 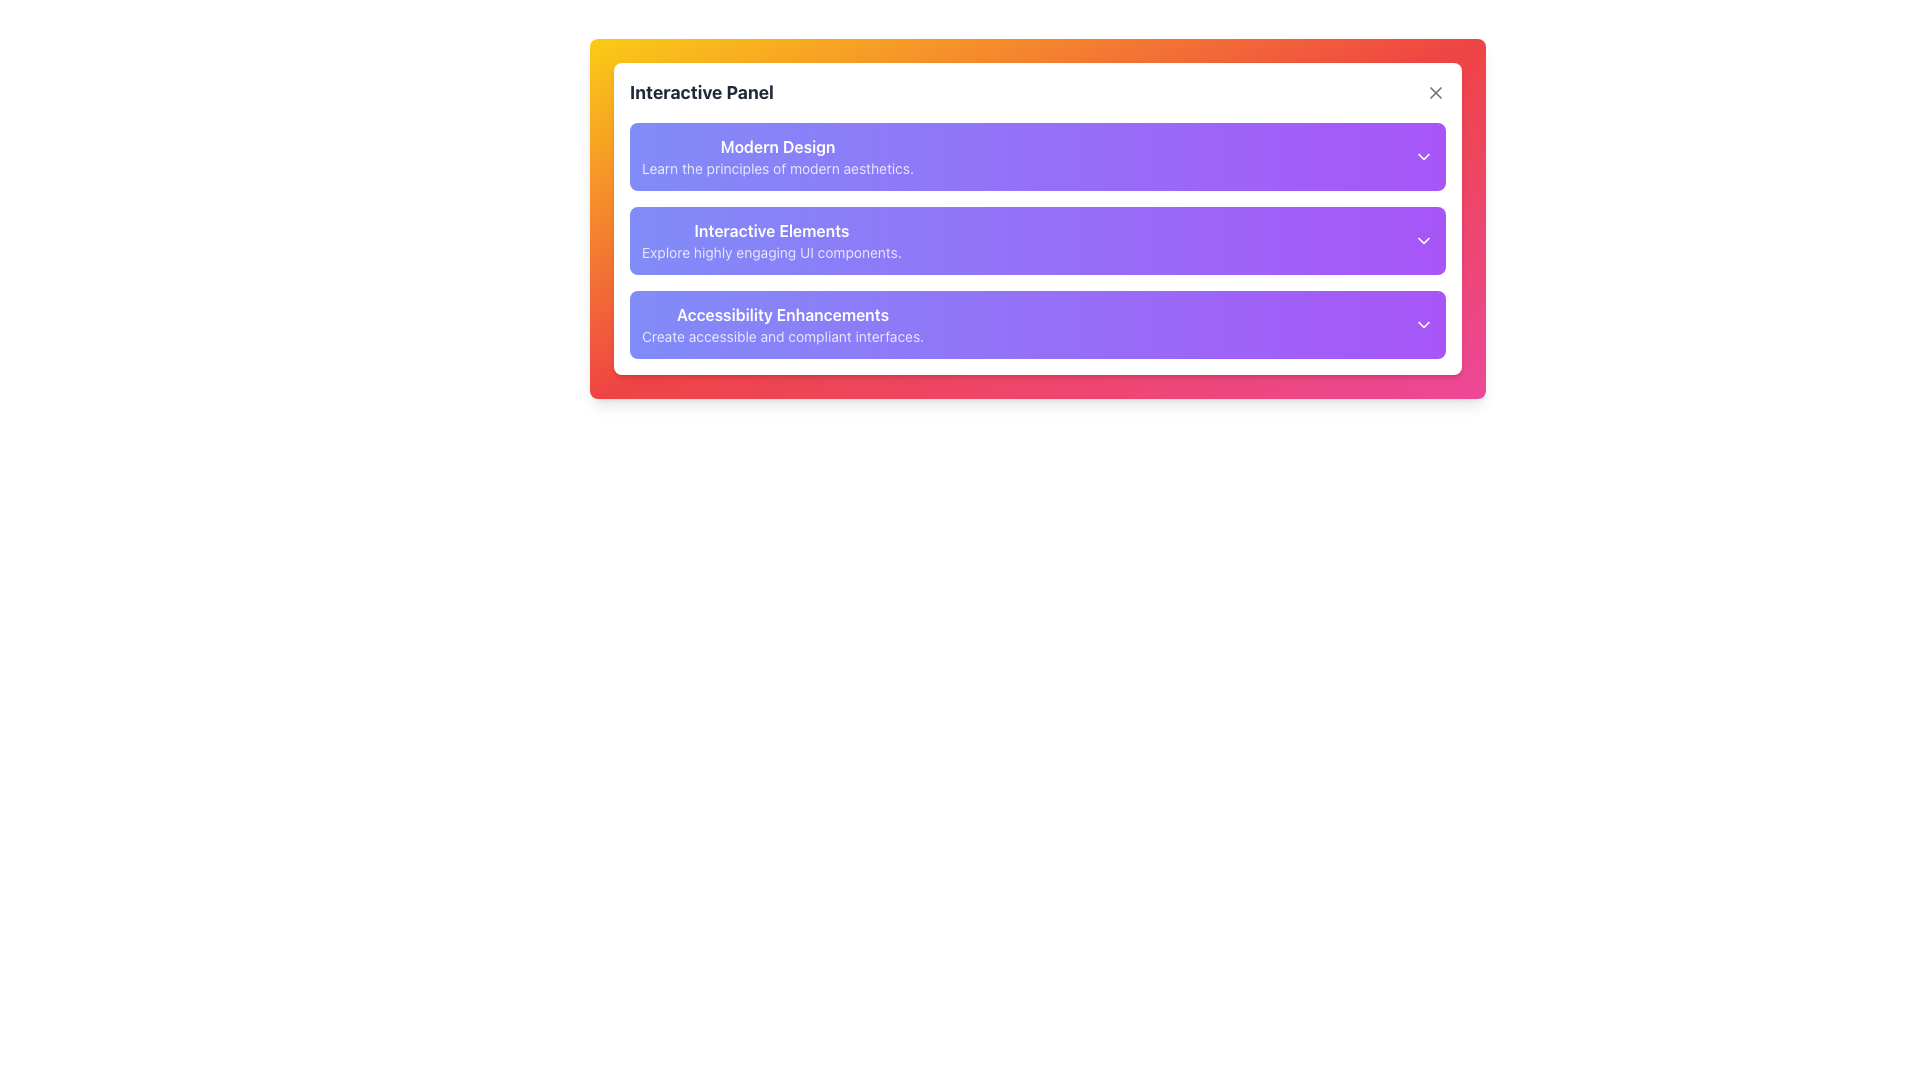 What do you see at coordinates (1423, 156) in the screenshot?
I see `the Dropdown indicator or toggle icon located at the far right end of the 'Modern Design' section` at bounding box center [1423, 156].